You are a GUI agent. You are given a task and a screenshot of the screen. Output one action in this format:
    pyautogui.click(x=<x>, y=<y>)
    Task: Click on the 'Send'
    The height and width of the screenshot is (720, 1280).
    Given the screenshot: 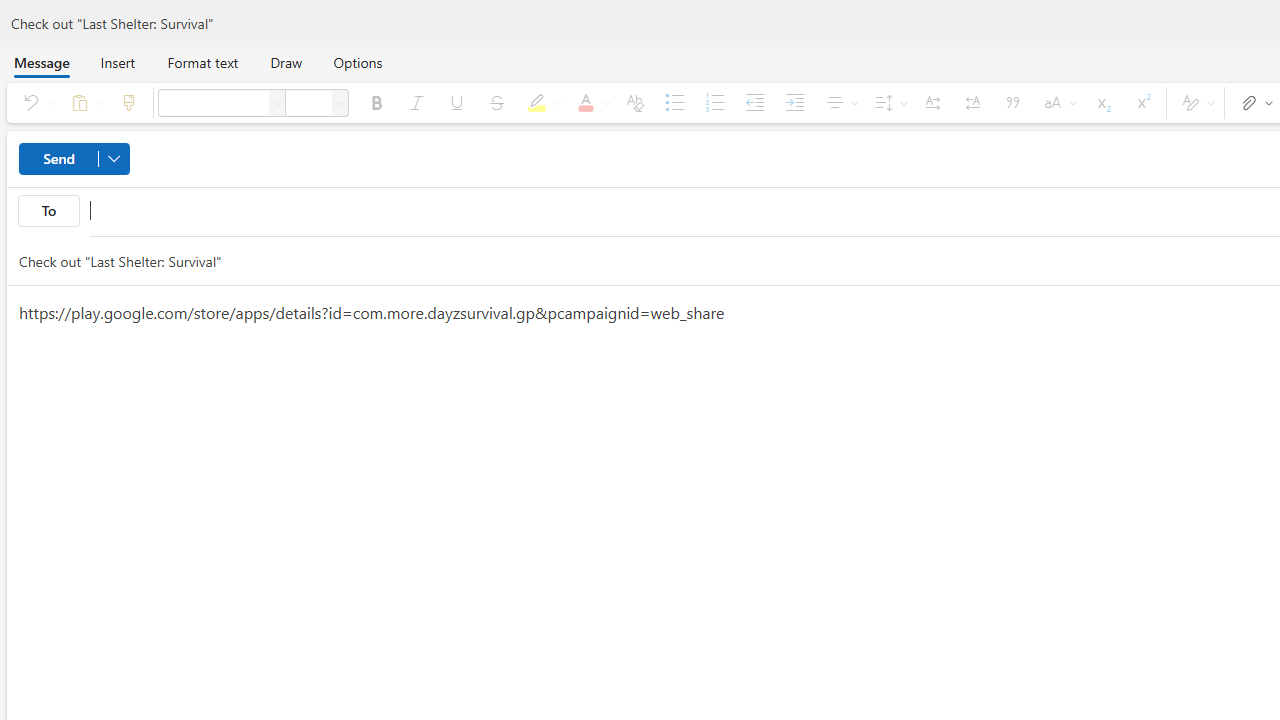 What is the action you would take?
    pyautogui.click(x=74, y=158)
    